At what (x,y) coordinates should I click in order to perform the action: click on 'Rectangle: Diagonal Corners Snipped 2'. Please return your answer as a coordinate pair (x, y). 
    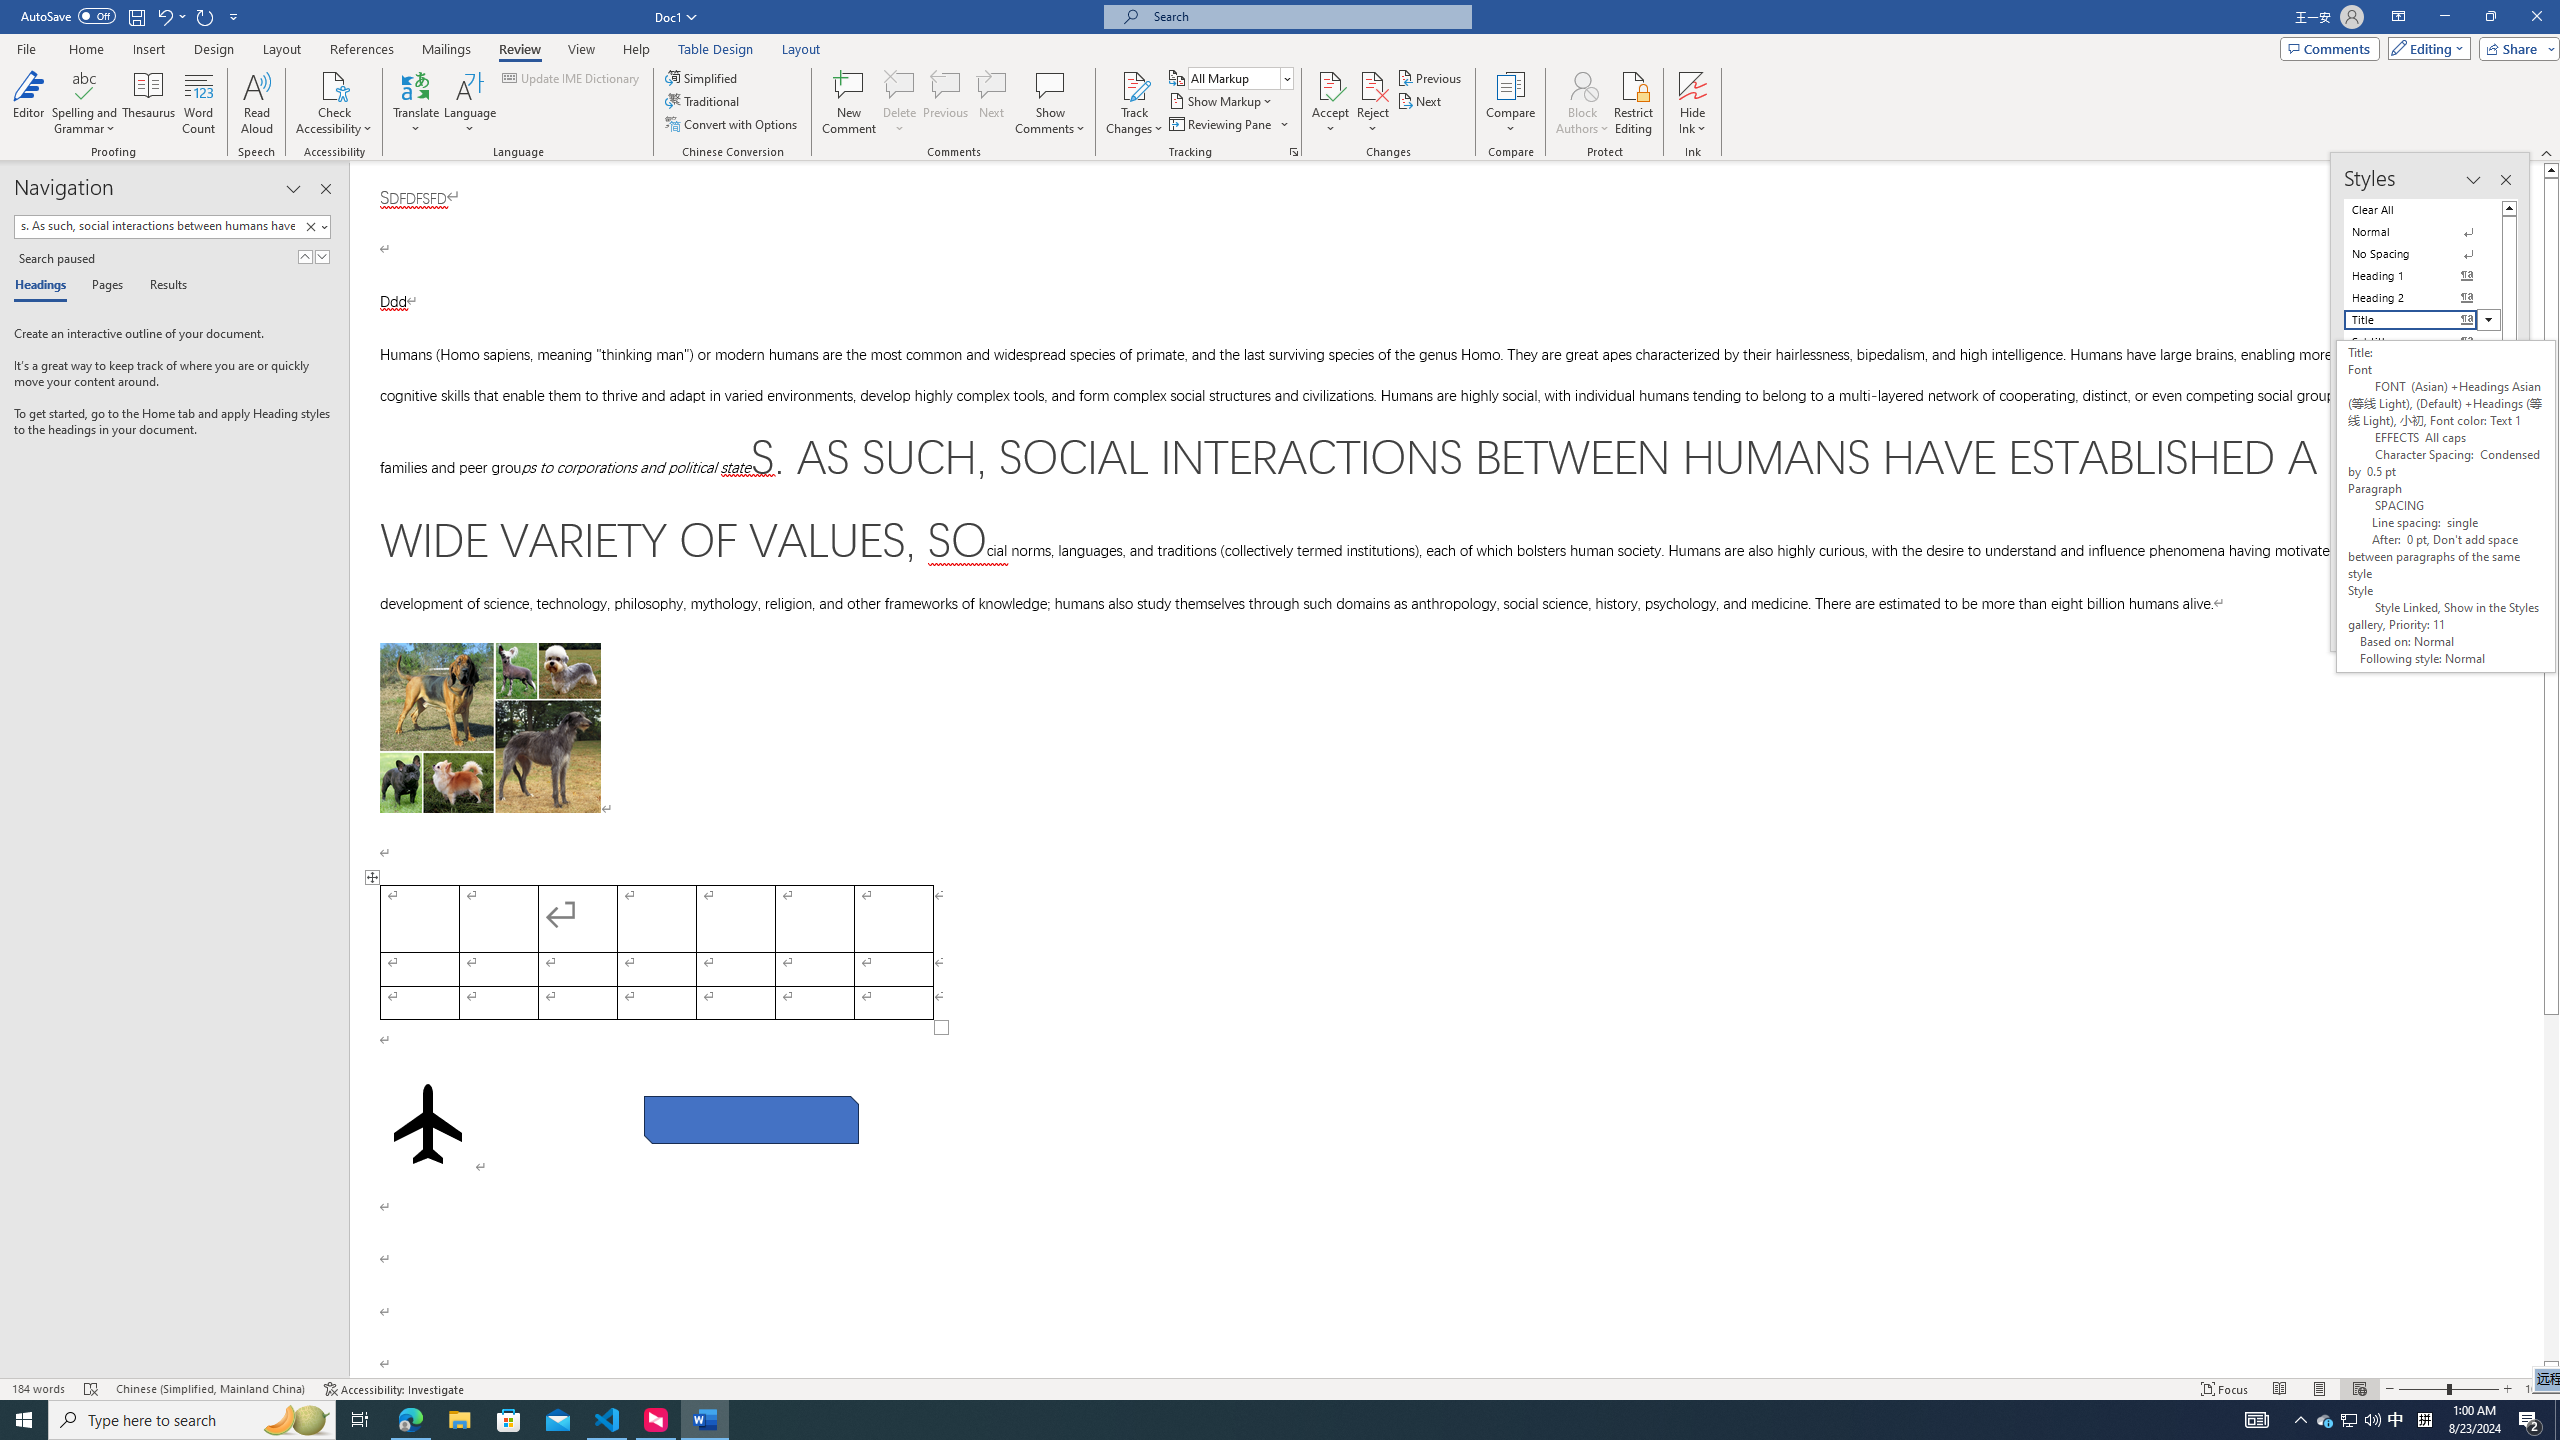
    Looking at the image, I should click on (751, 1118).